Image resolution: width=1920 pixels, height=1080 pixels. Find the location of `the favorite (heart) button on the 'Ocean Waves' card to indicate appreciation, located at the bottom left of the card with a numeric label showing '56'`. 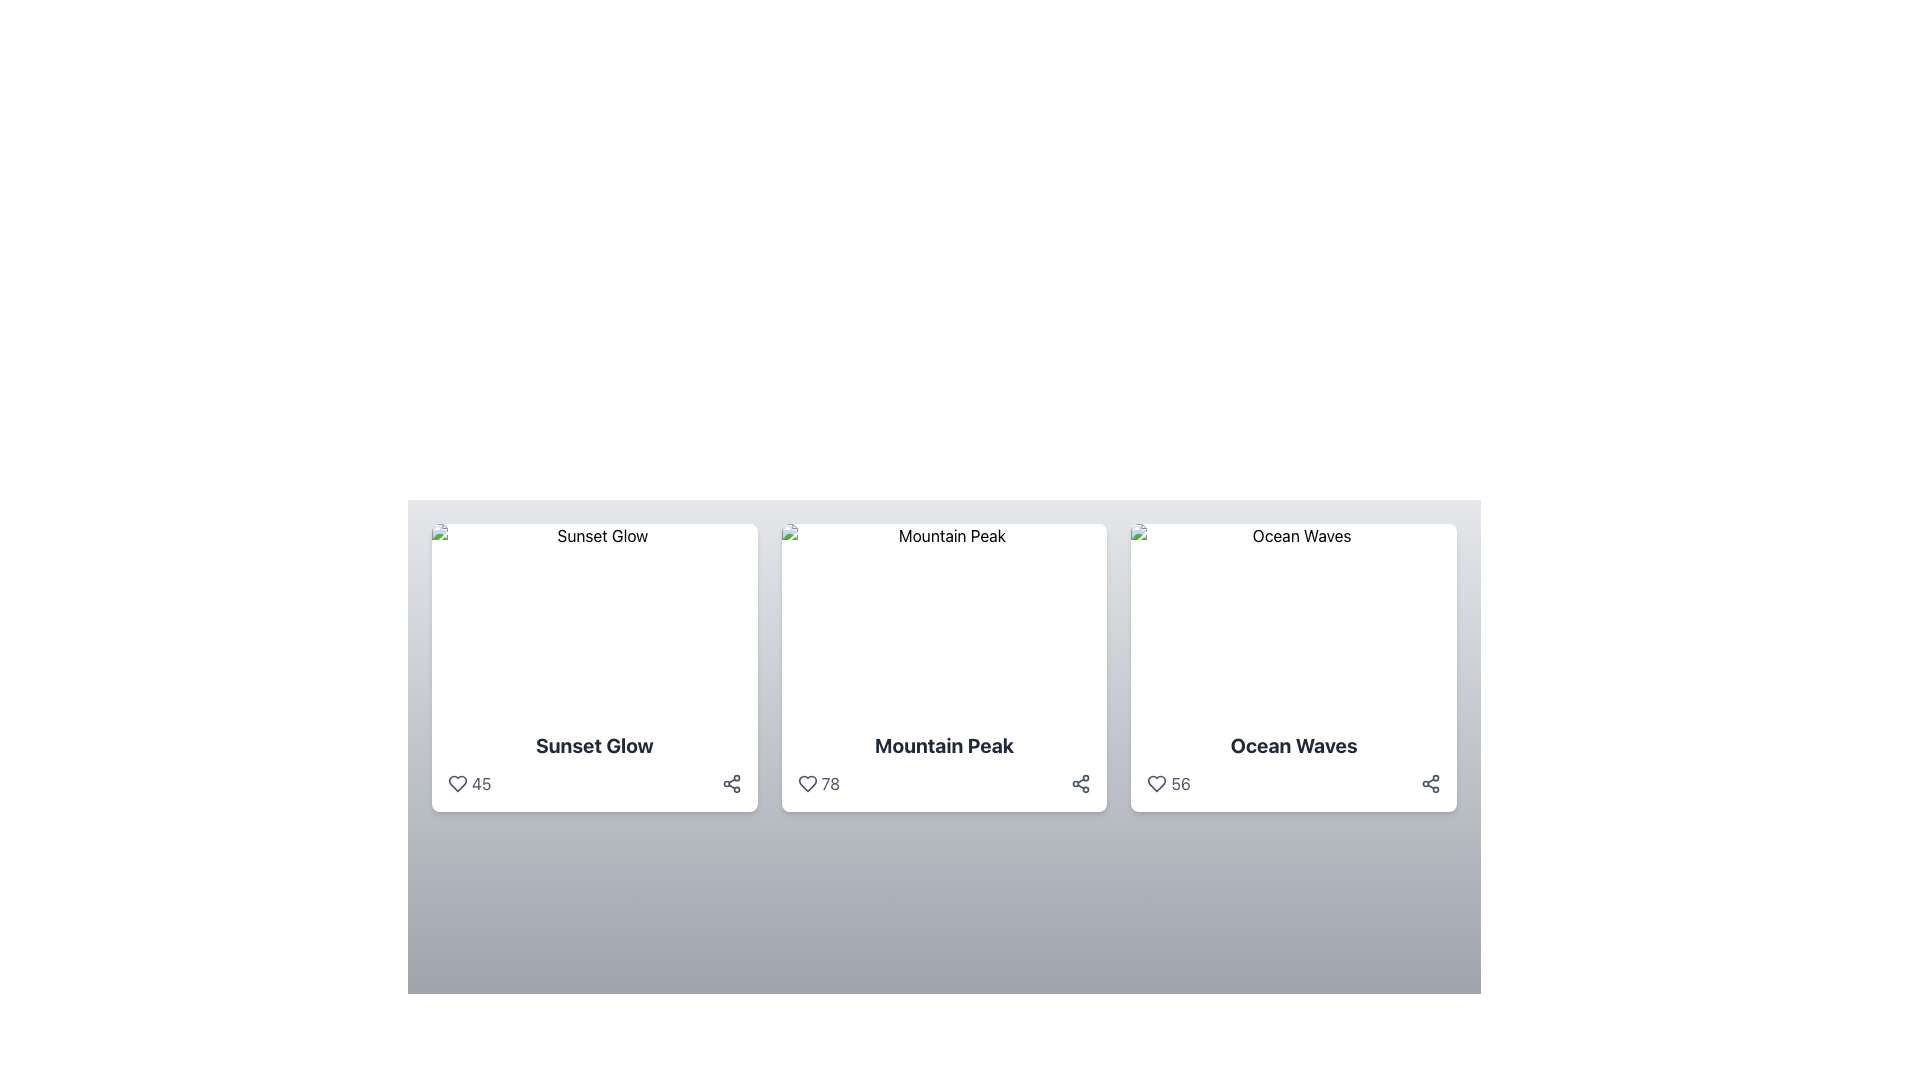

the favorite (heart) button on the 'Ocean Waves' card to indicate appreciation, located at the bottom left of the card with a numeric label showing '56' is located at coordinates (1157, 782).